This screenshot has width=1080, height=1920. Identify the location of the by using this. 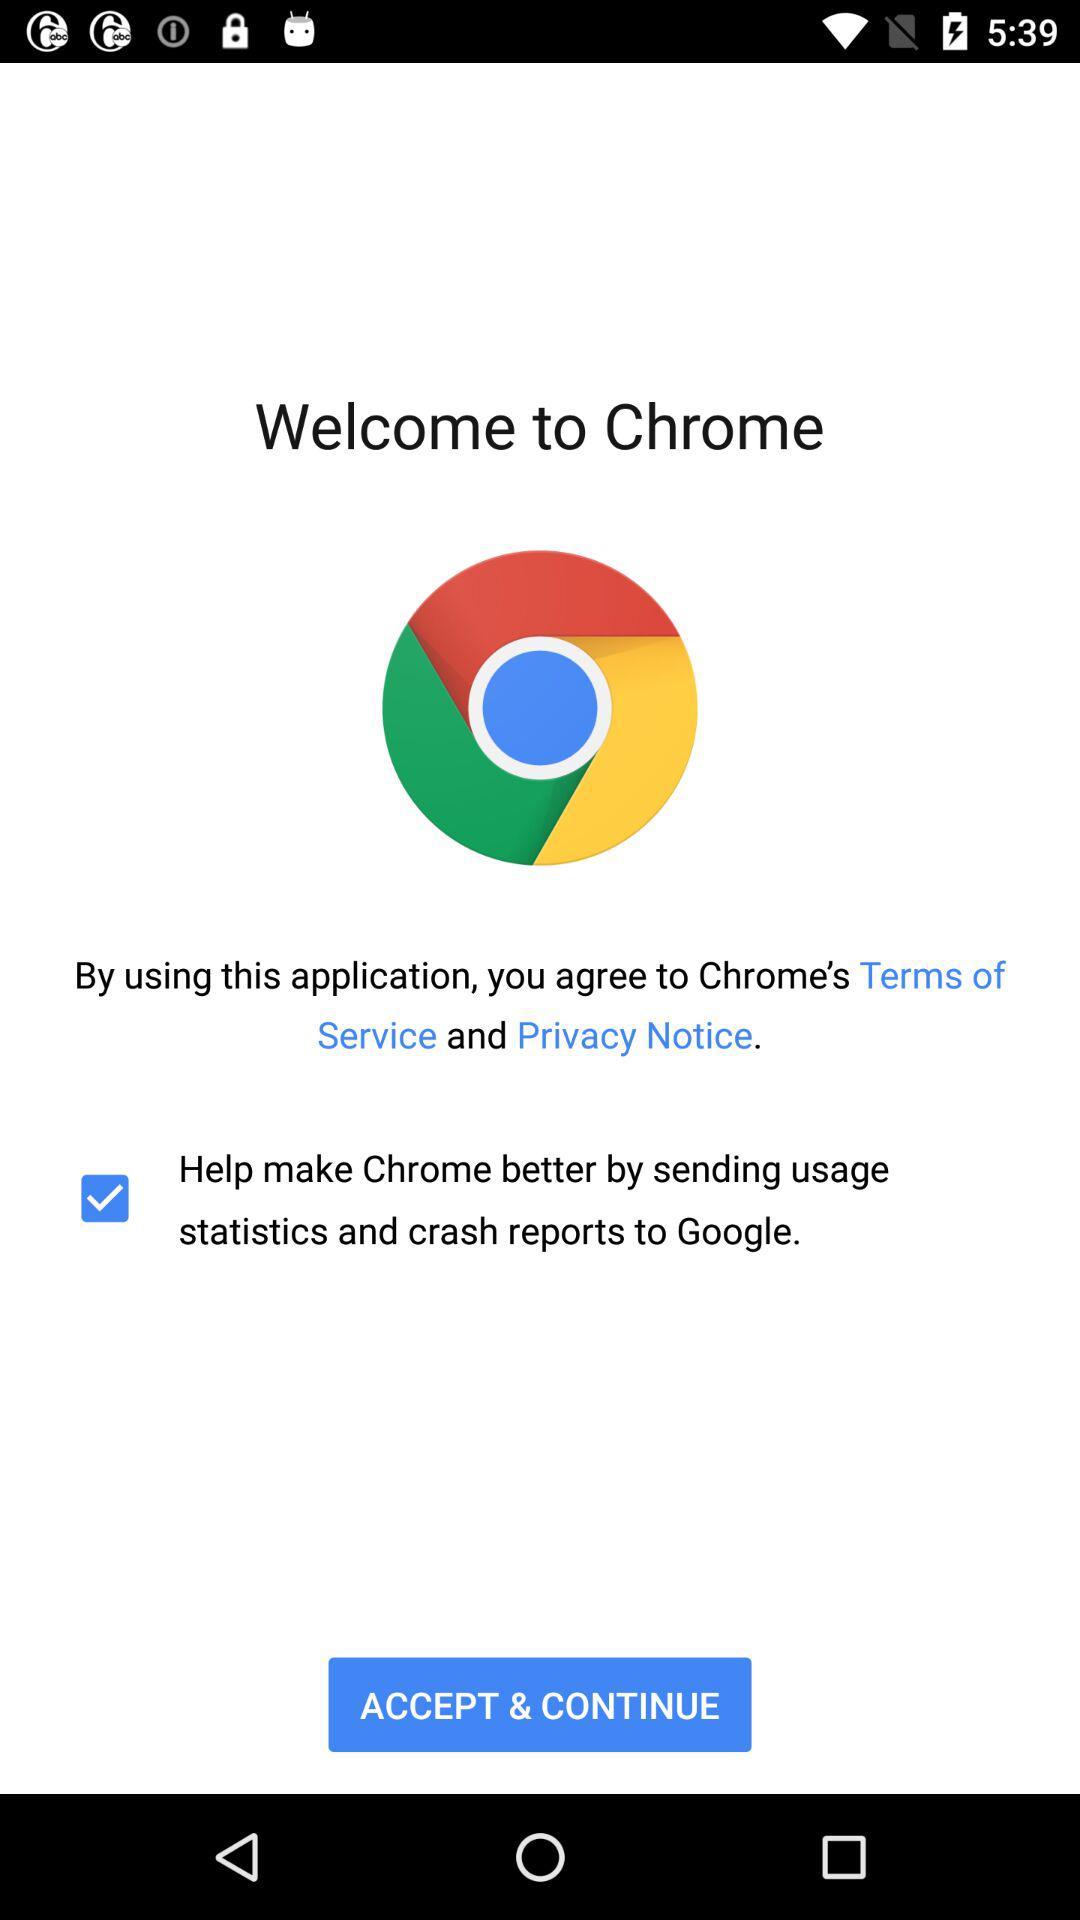
(540, 1004).